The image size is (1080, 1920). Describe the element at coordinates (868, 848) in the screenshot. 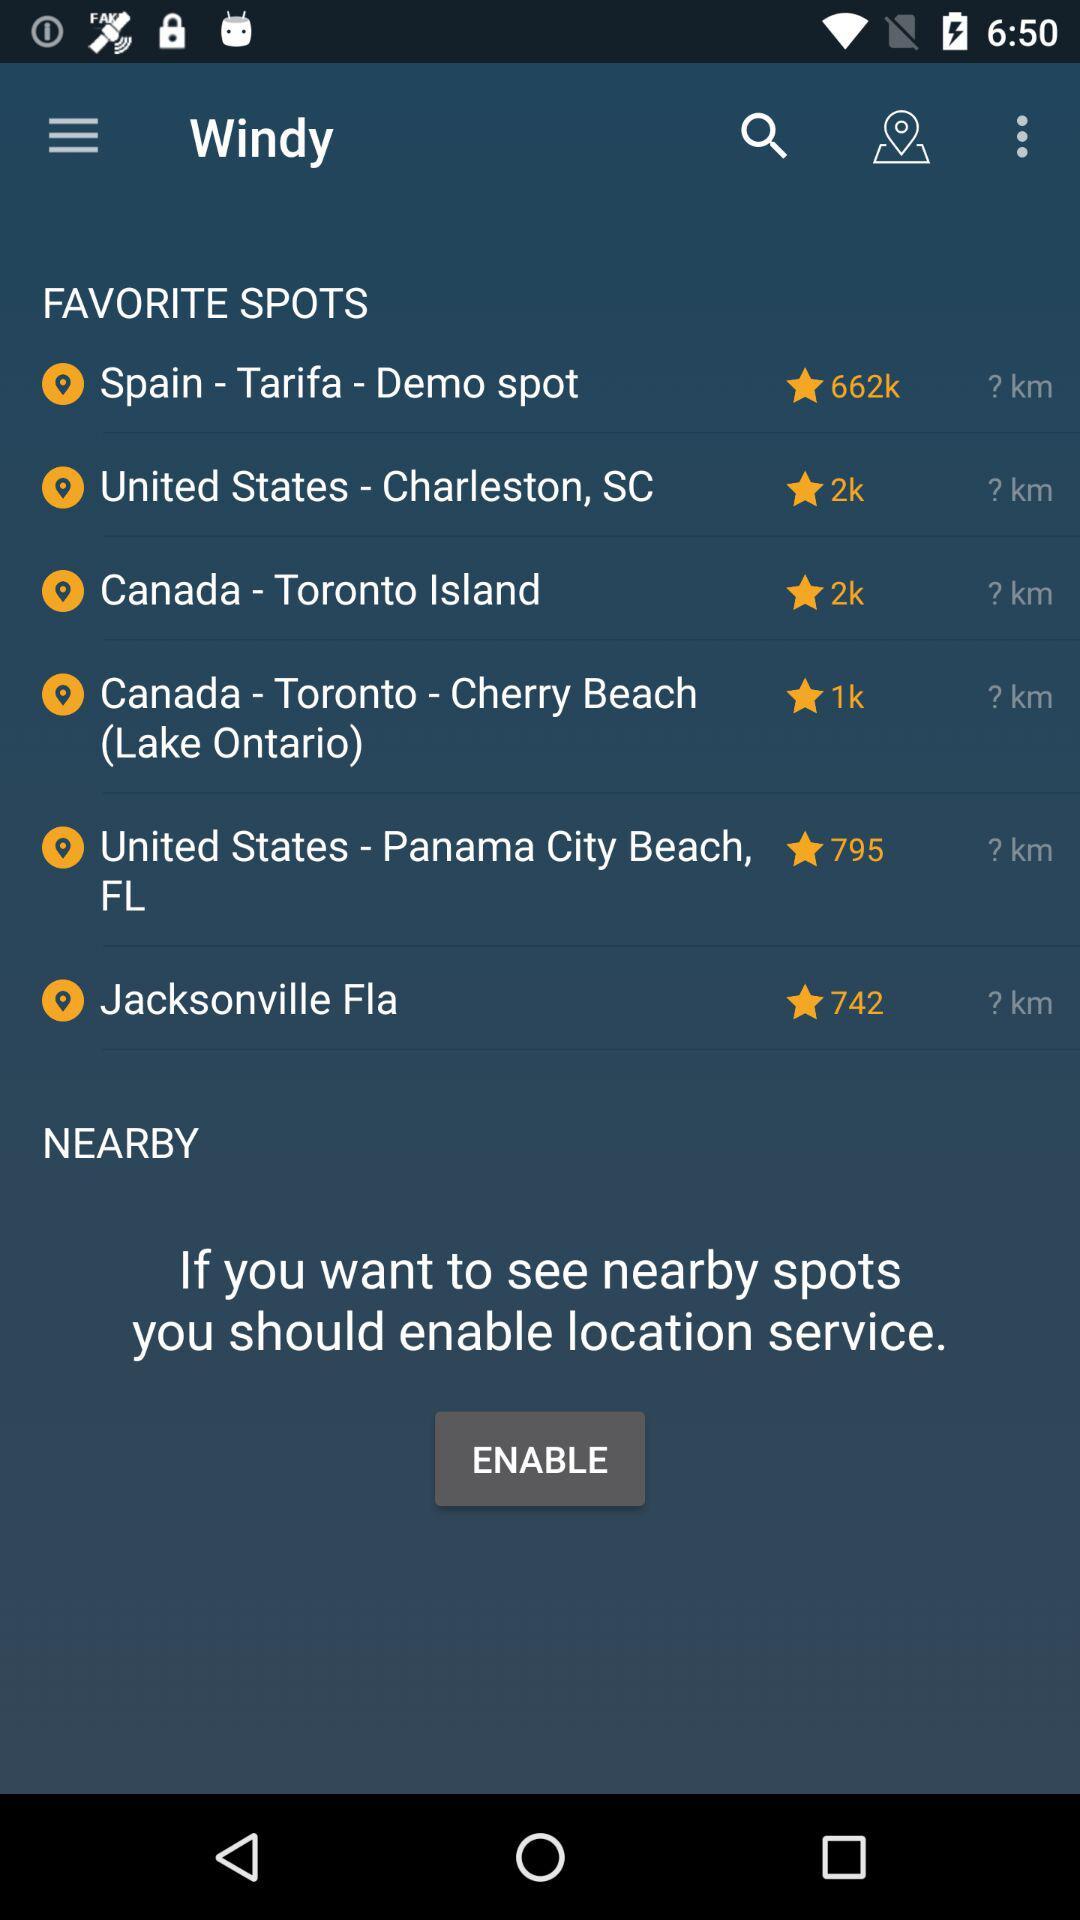

I see `the item next to ? km icon` at that location.